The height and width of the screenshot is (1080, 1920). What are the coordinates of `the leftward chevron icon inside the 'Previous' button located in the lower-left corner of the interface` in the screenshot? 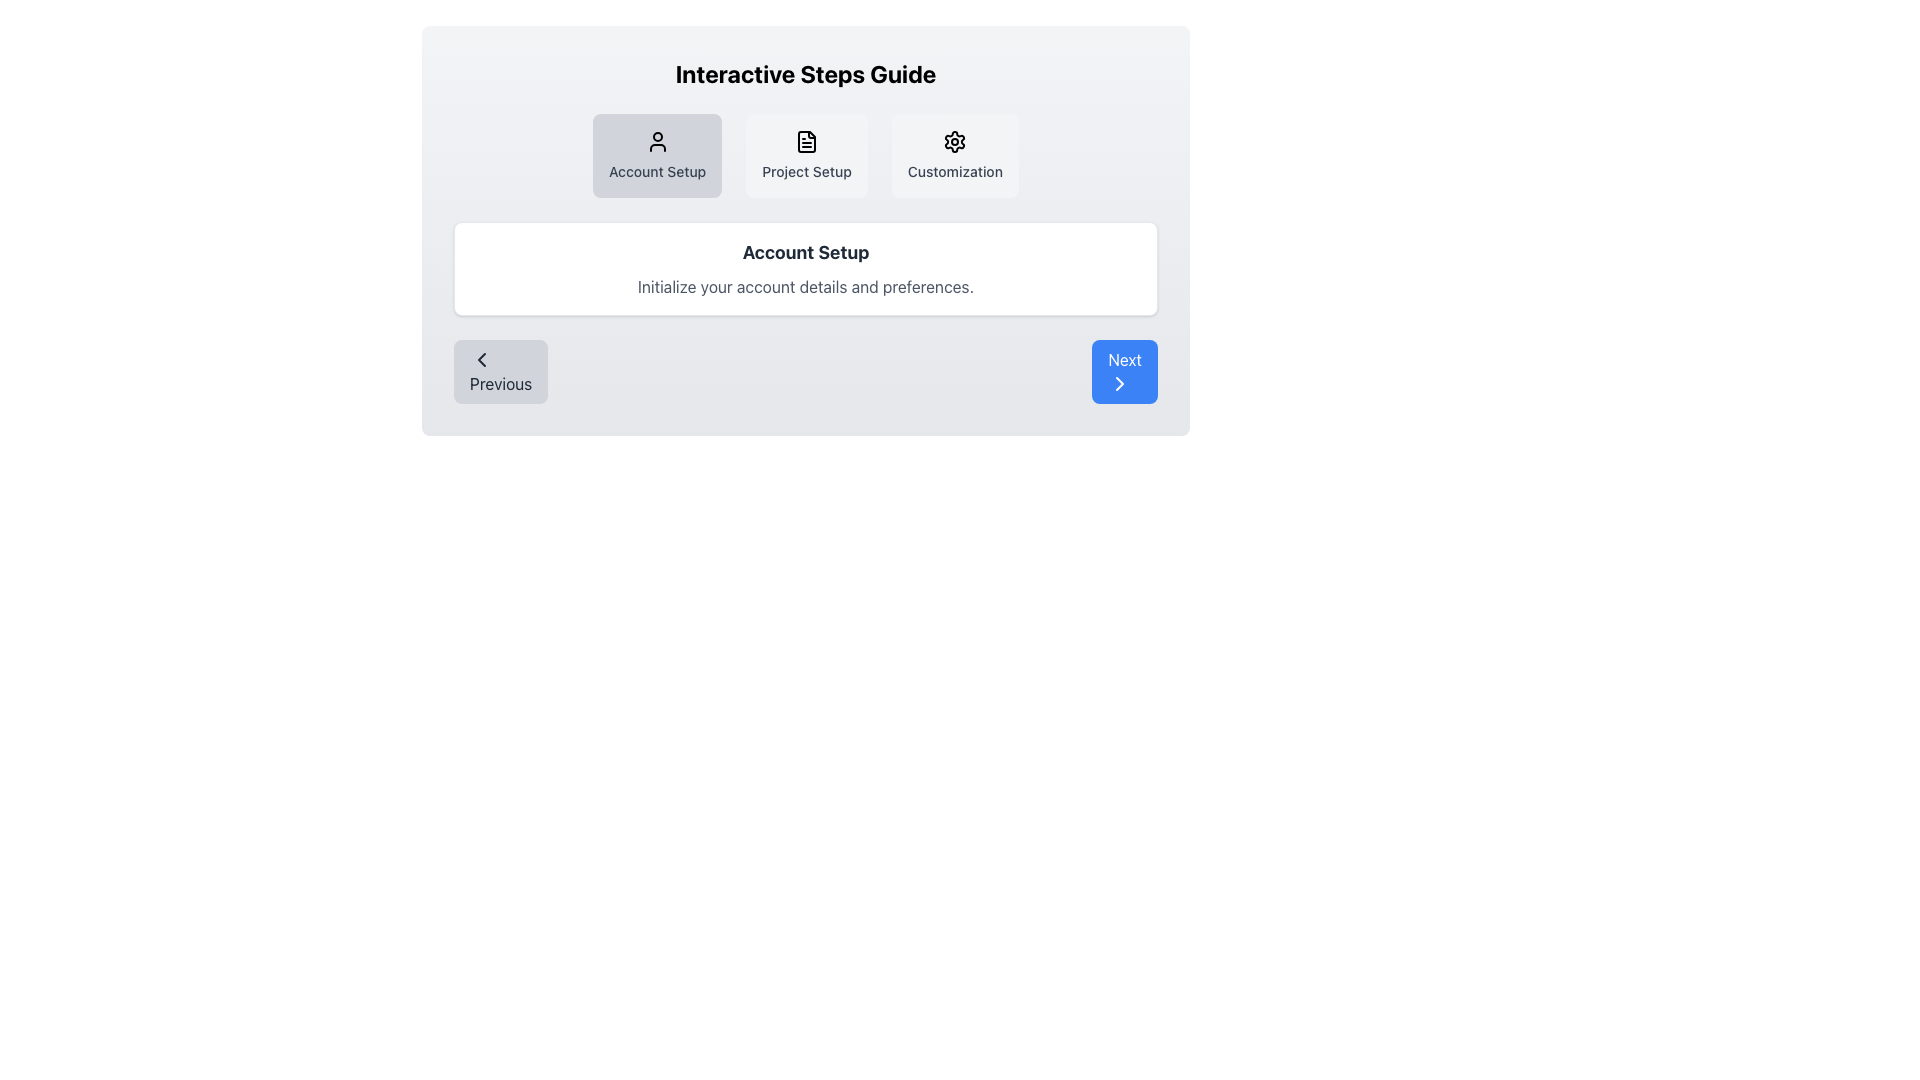 It's located at (481, 358).